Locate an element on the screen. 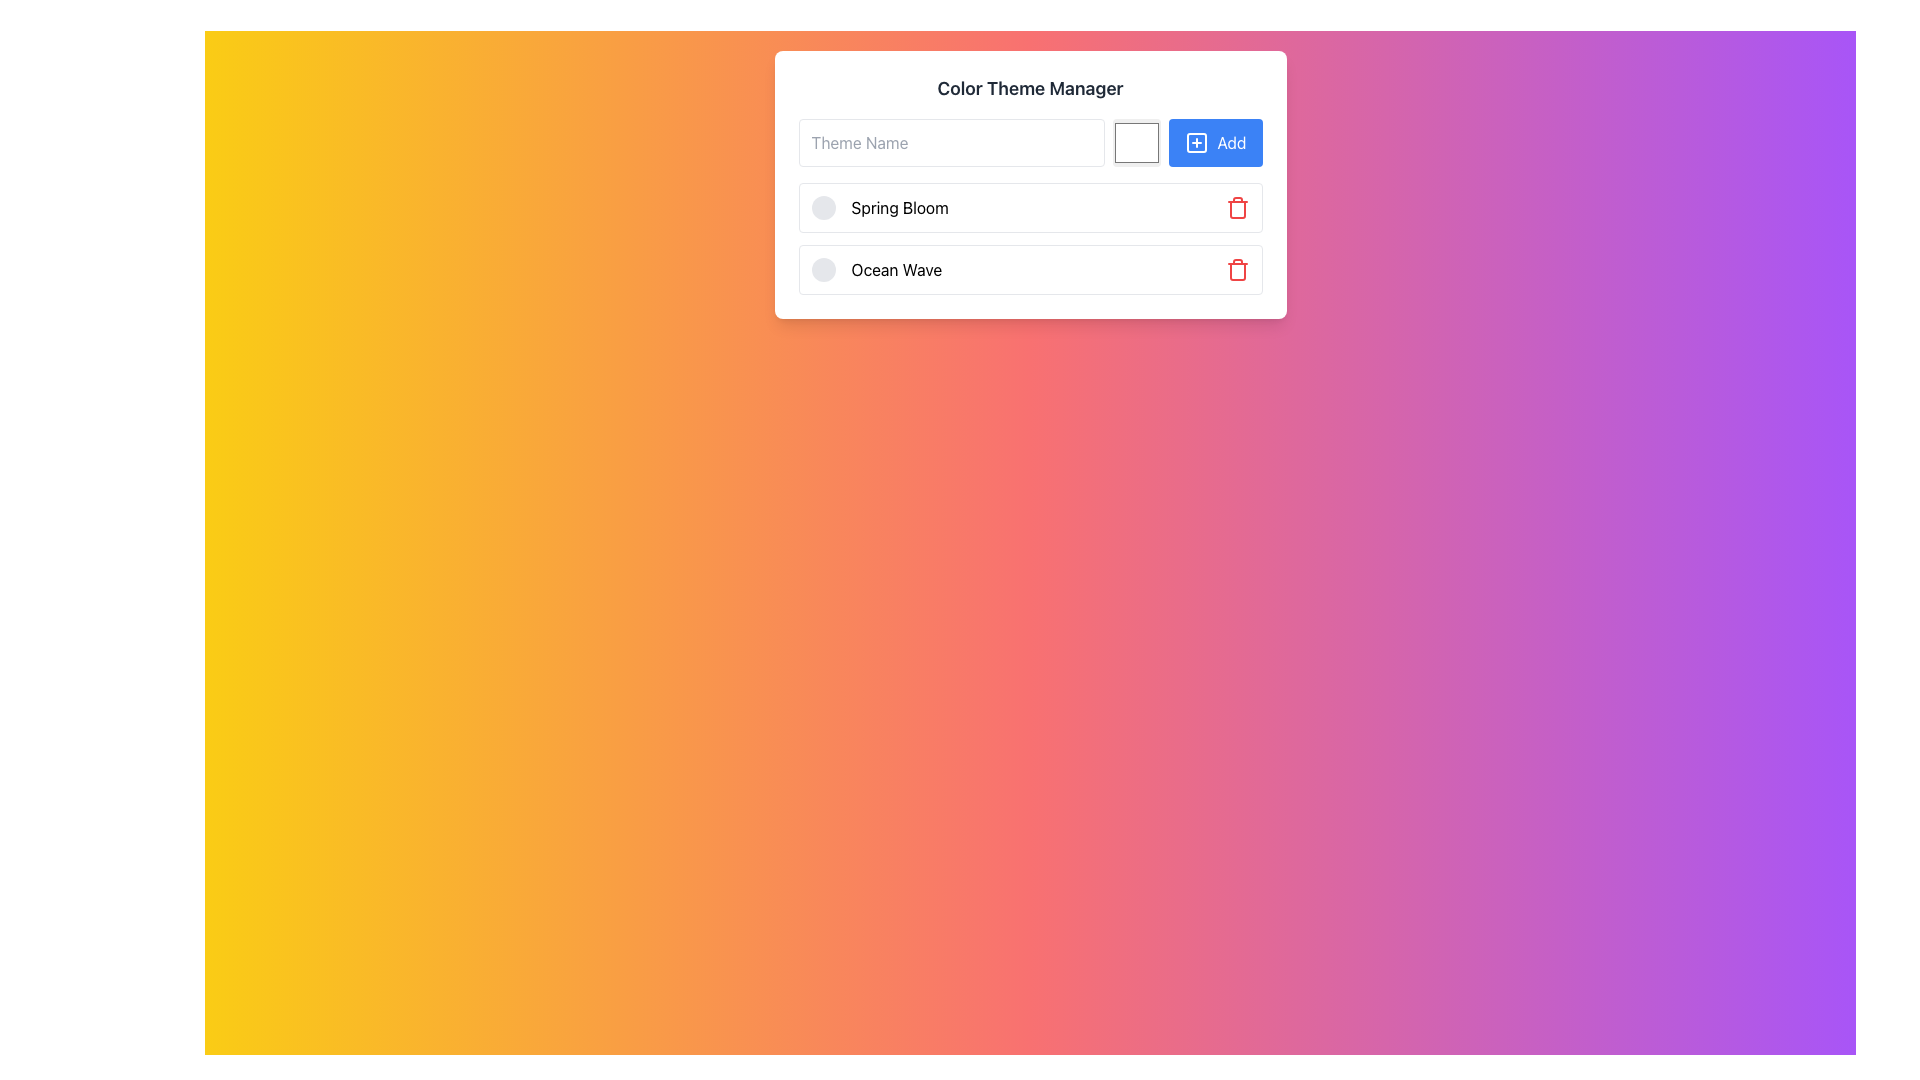 This screenshot has width=1920, height=1080. the available themes in the List Component of the Color Theme Manager, which includes 'Spring Bloom' and 'Ocean Wave' is located at coordinates (1030, 238).